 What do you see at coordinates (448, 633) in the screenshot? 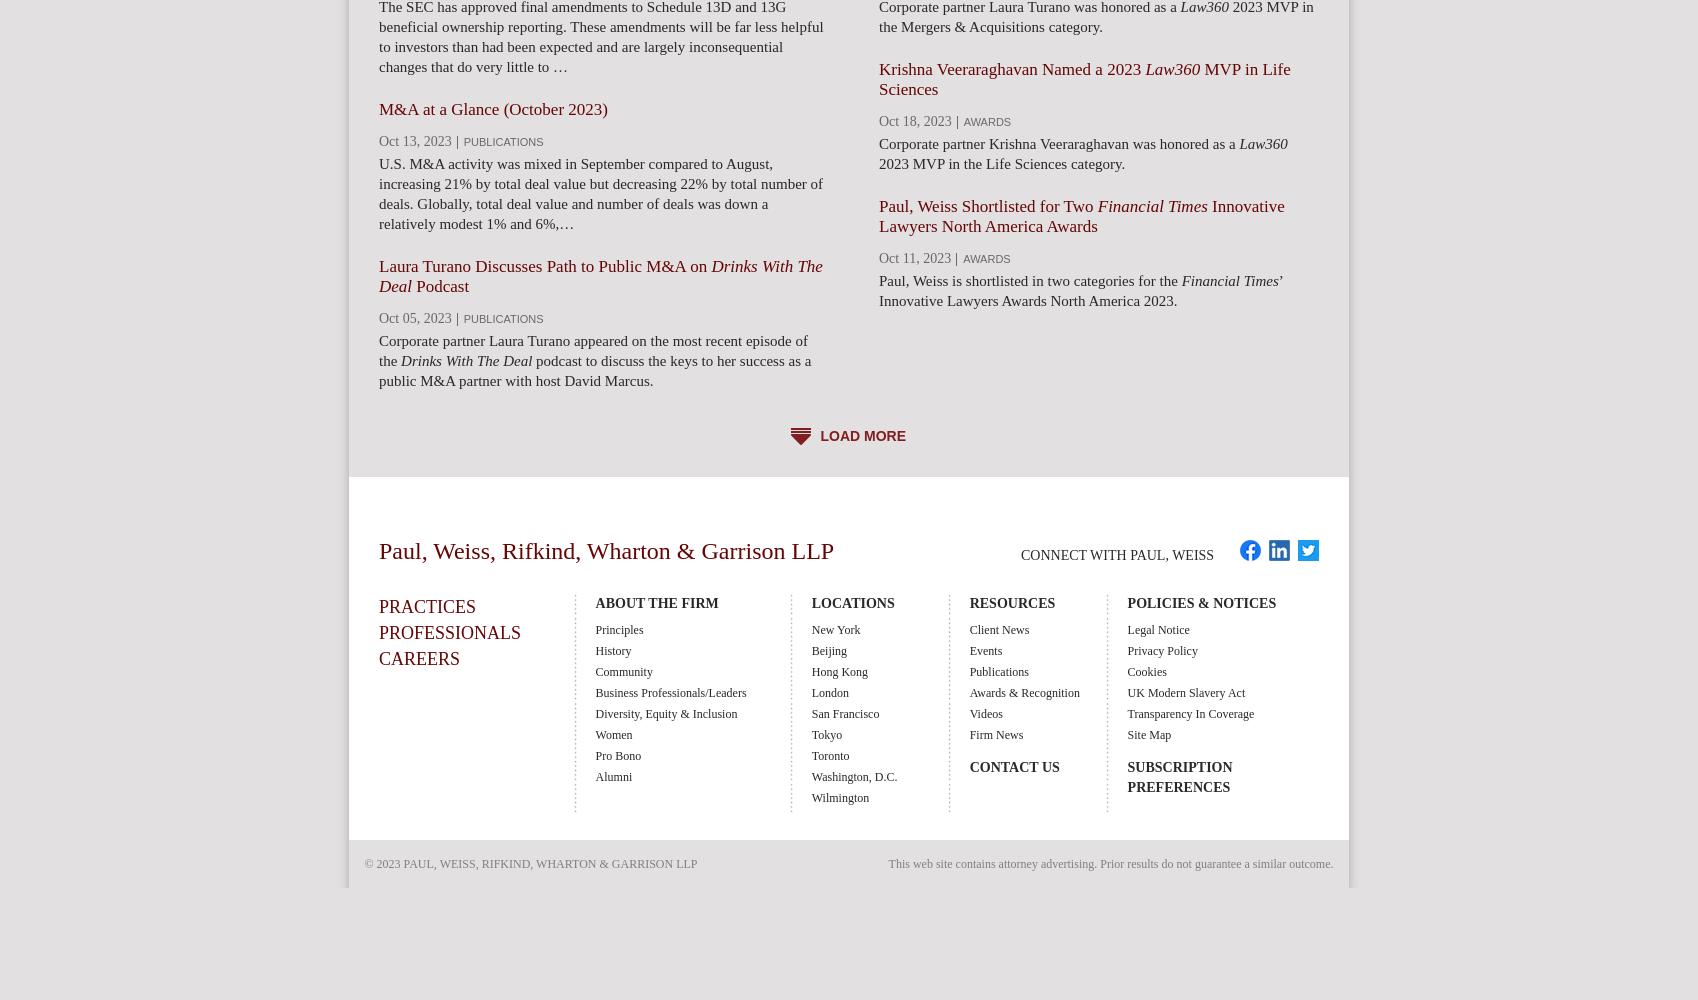
I see `'PROFESSIONALS'` at bounding box center [448, 633].